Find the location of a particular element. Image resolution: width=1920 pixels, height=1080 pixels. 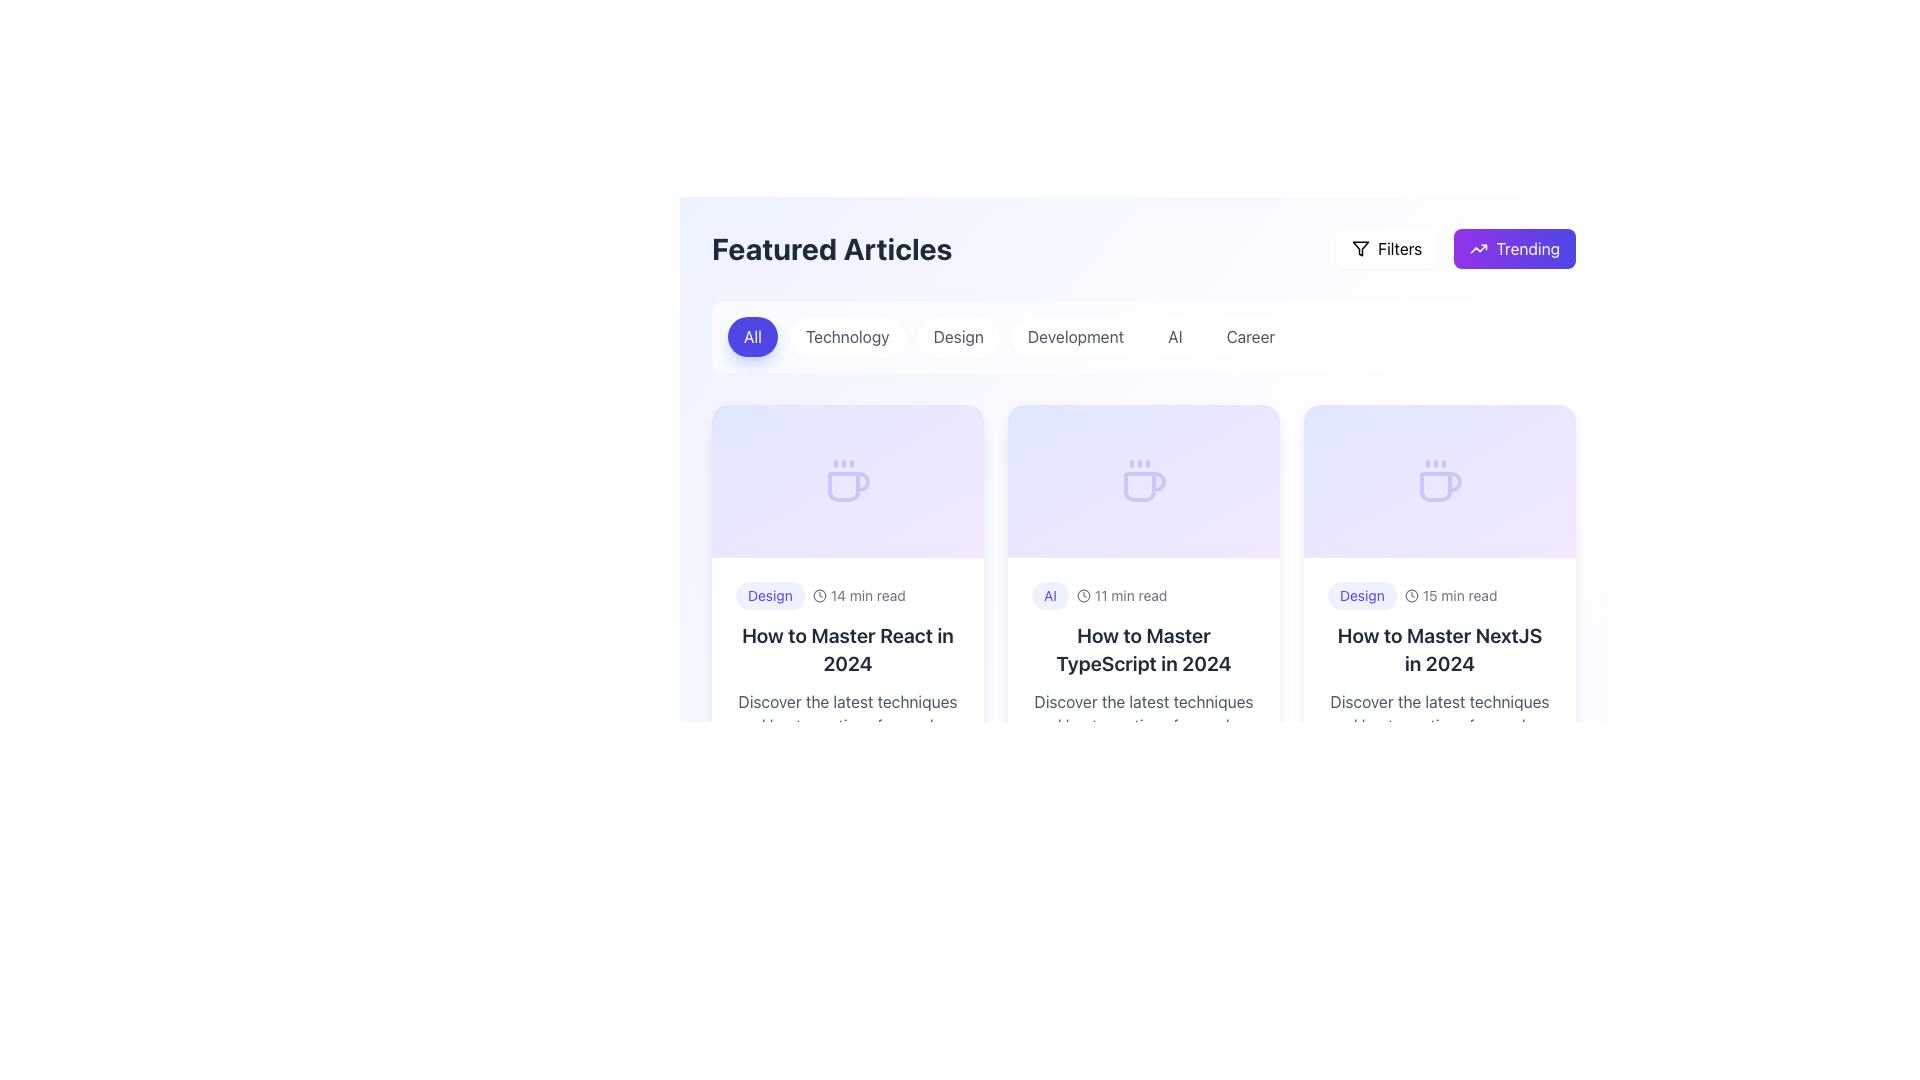

text displayed in the small, rounded rectangular badge with a light indigo background and bold indigo 'AI' text, located in the title section of the second article card is located at coordinates (1049, 595).